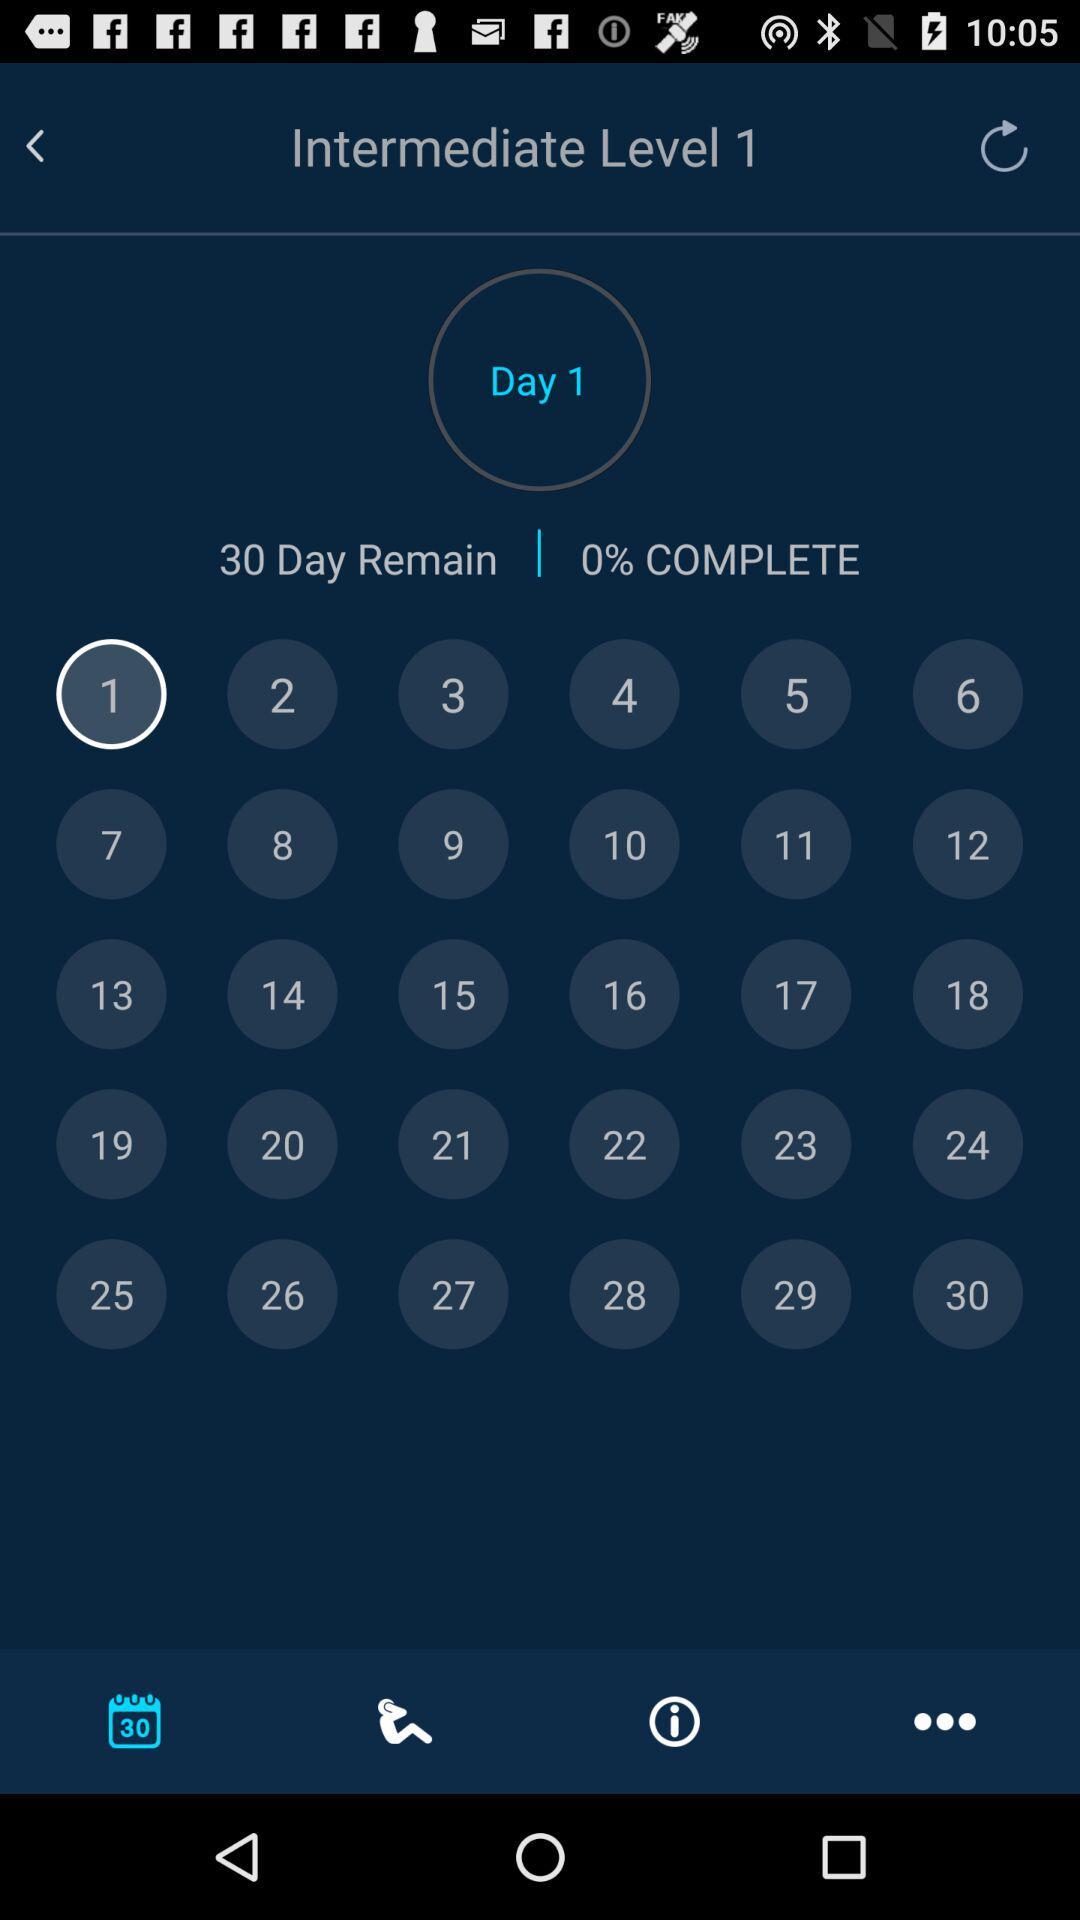 The width and height of the screenshot is (1080, 1920). I want to click on number twenty six, so click(282, 1294).